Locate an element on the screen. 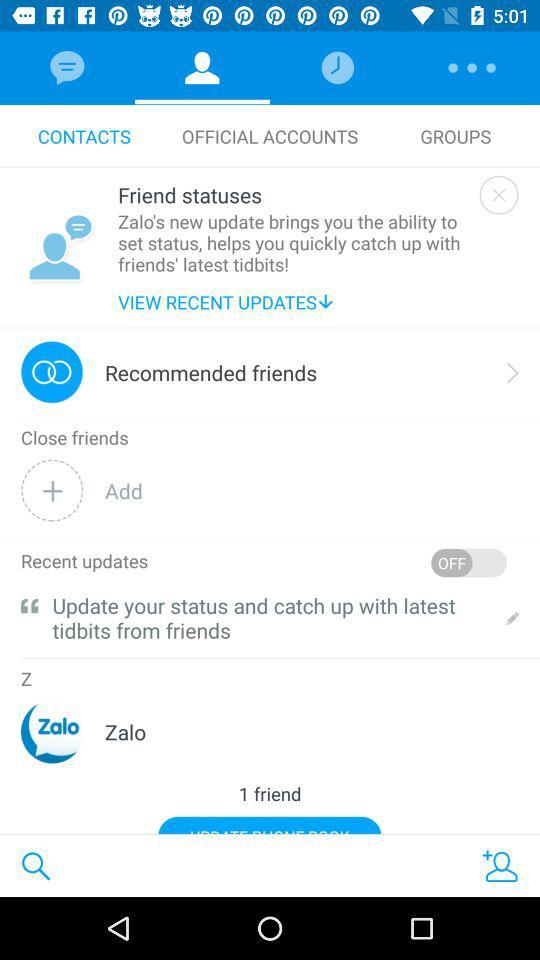 The height and width of the screenshot is (960, 540). icon next to recent updates is located at coordinates (468, 563).